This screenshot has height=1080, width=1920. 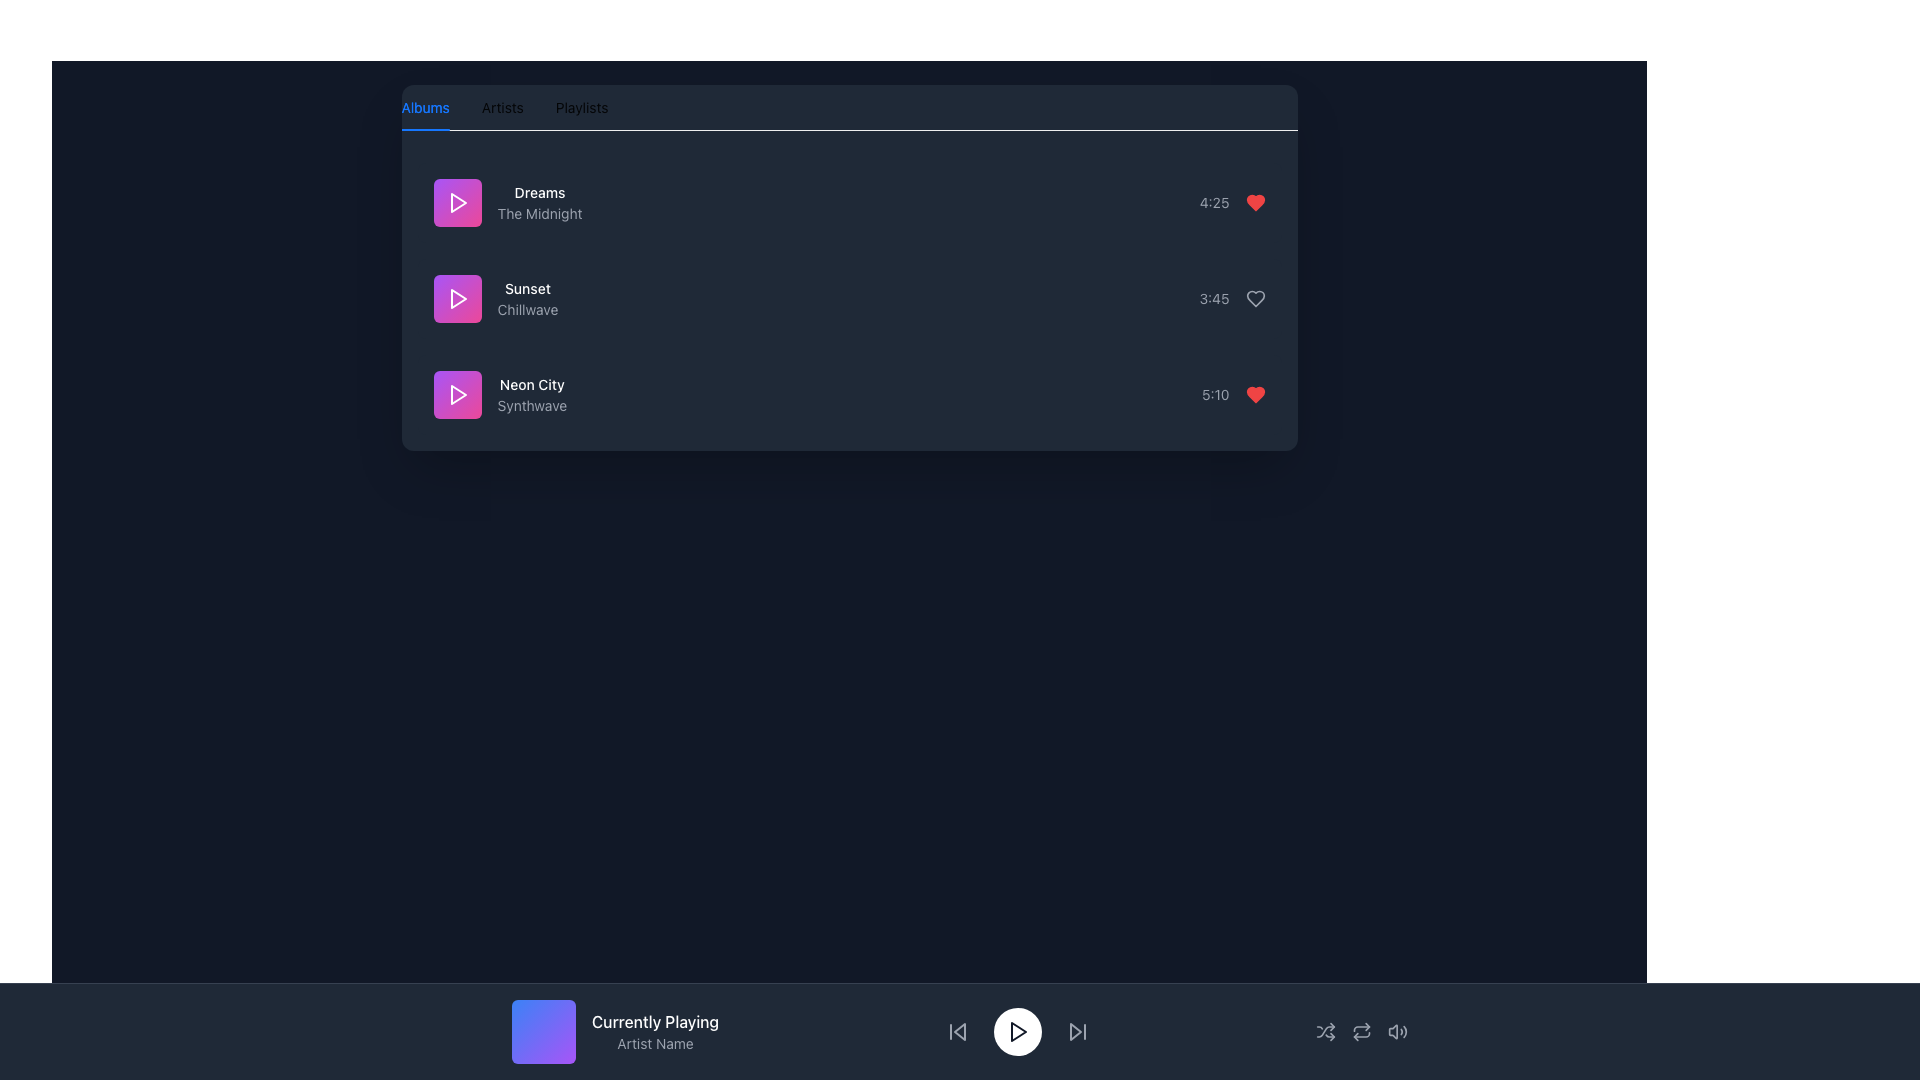 What do you see at coordinates (1213, 299) in the screenshot?
I see `the gray-colored static text label displaying the track duration '3:45', which is positioned to the left of a heart-shaped icon in the middle section of the track entry list` at bounding box center [1213, 299].